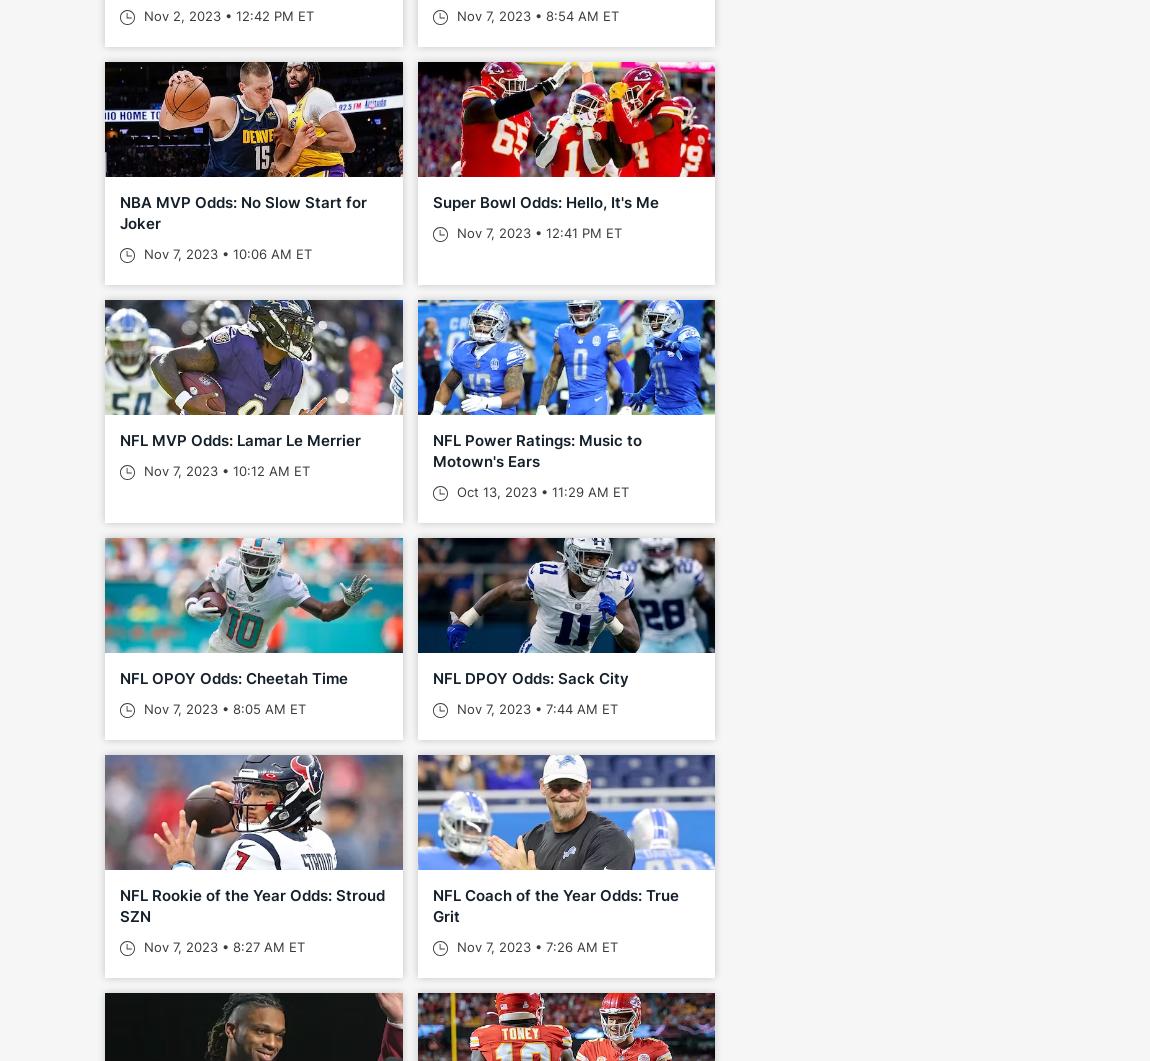  What do you see at coordinates (226, 16) in the screenshot?
I see `'Nov 2, 2023 • 12:42 PM ET'` at bounding box center [226, 16].